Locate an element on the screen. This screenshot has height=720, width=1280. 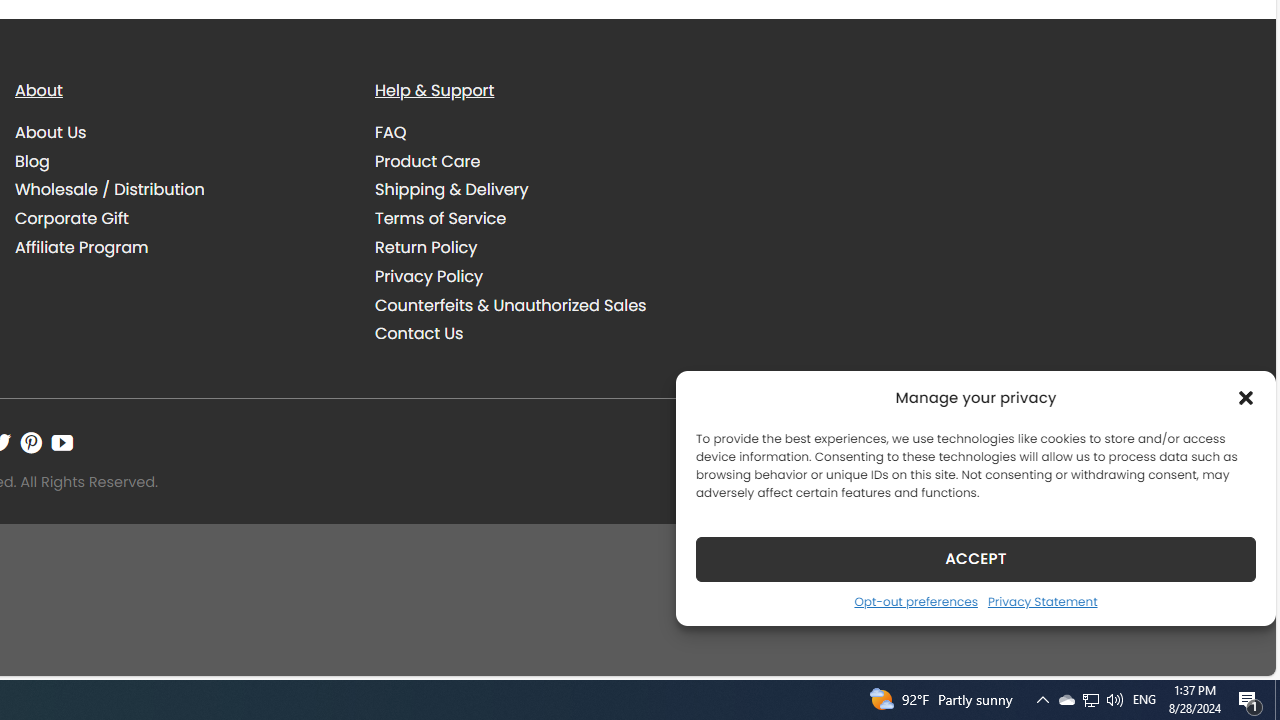
'Follow on Pinterest' is located at coordinates (31, 441).